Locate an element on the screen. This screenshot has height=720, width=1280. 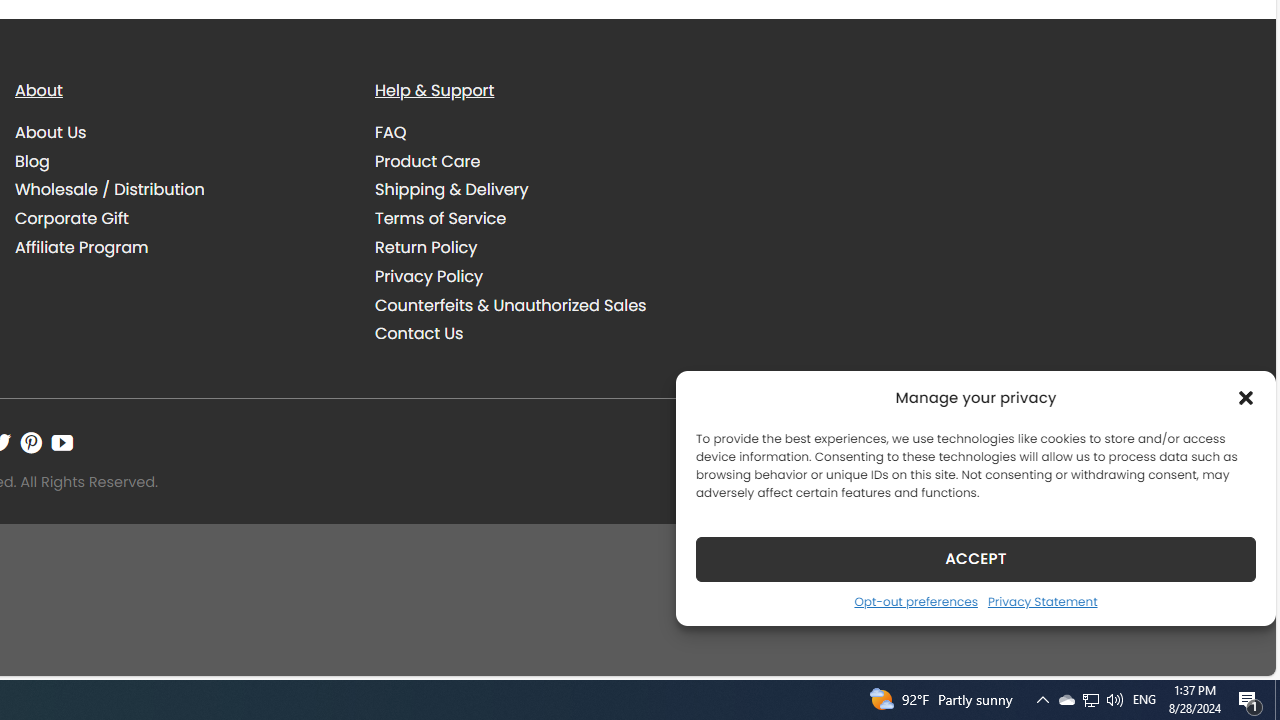
'Follow on Pinterest' is located at coordinates (31, 441).